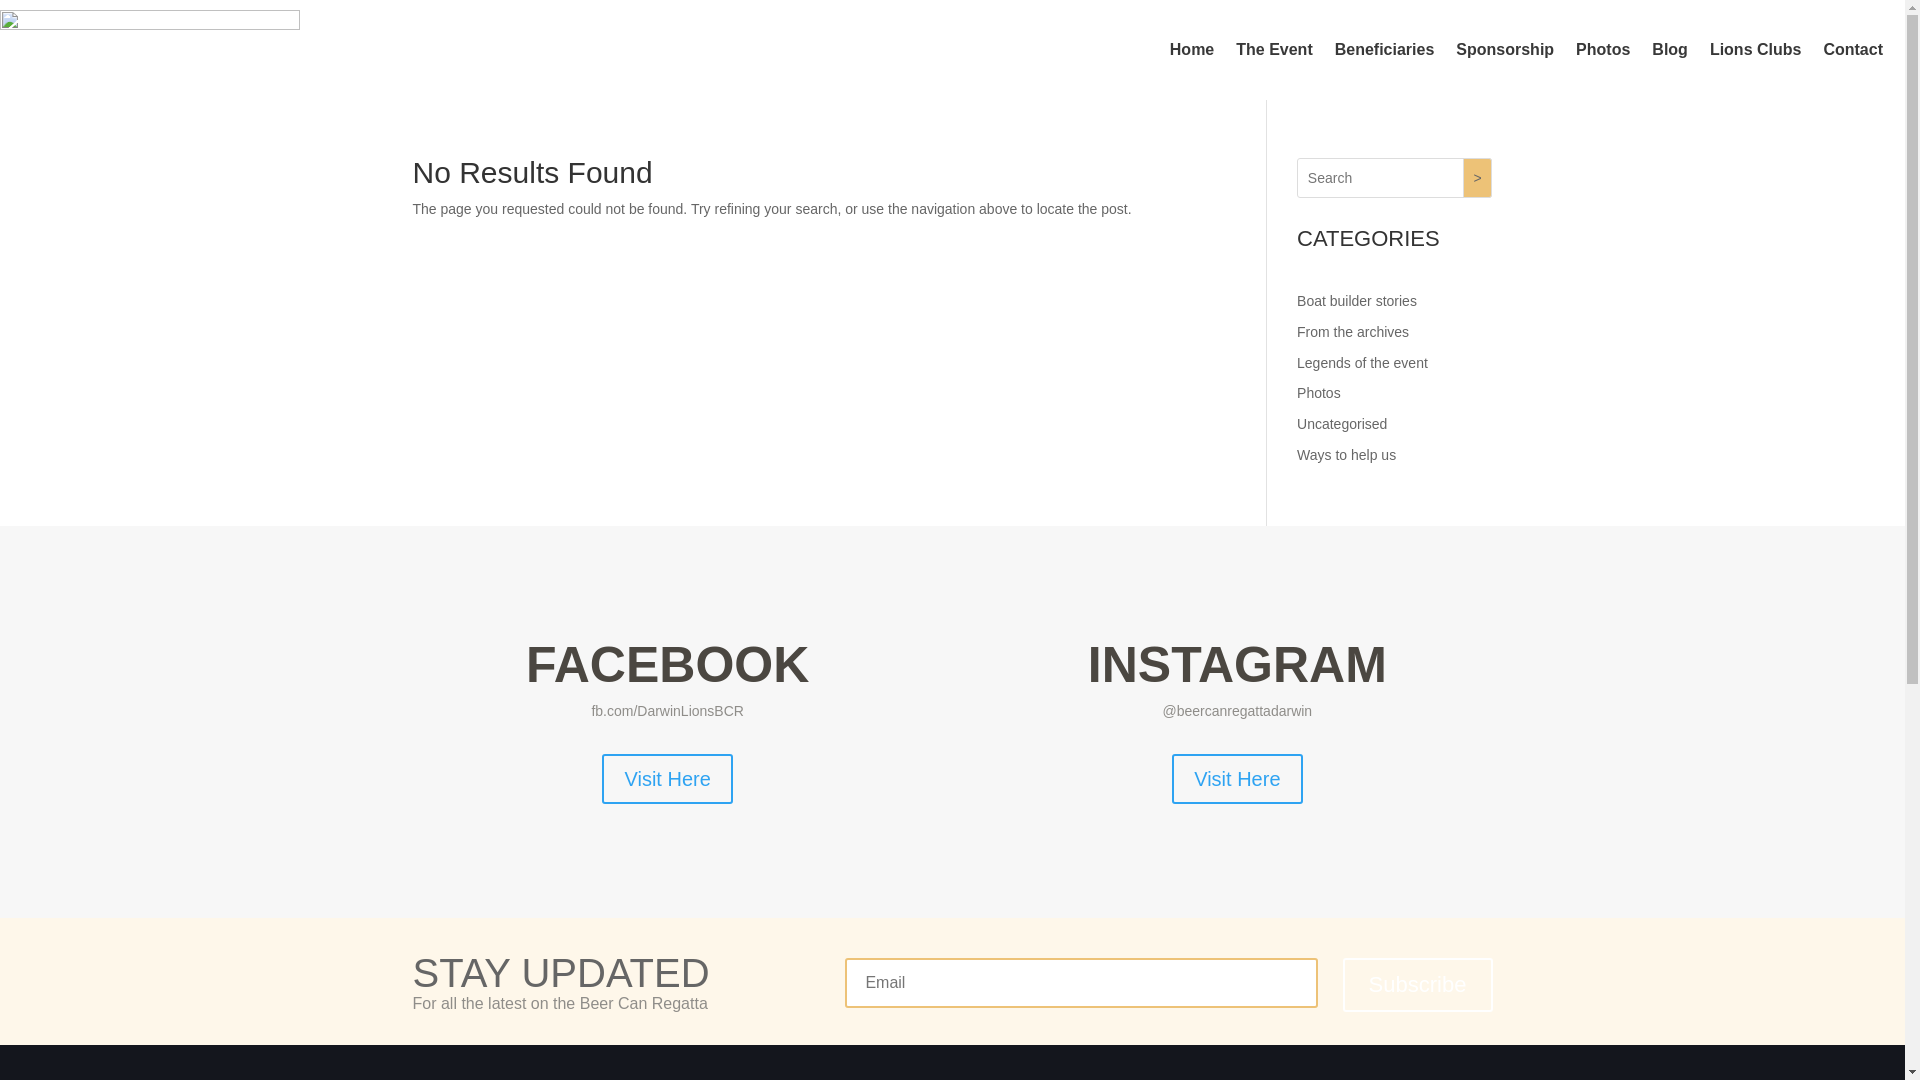 Image resolution: width=1920 pixels, height=1080 pixels. I want to click on 'Ways to help us', so click(1346, 455).